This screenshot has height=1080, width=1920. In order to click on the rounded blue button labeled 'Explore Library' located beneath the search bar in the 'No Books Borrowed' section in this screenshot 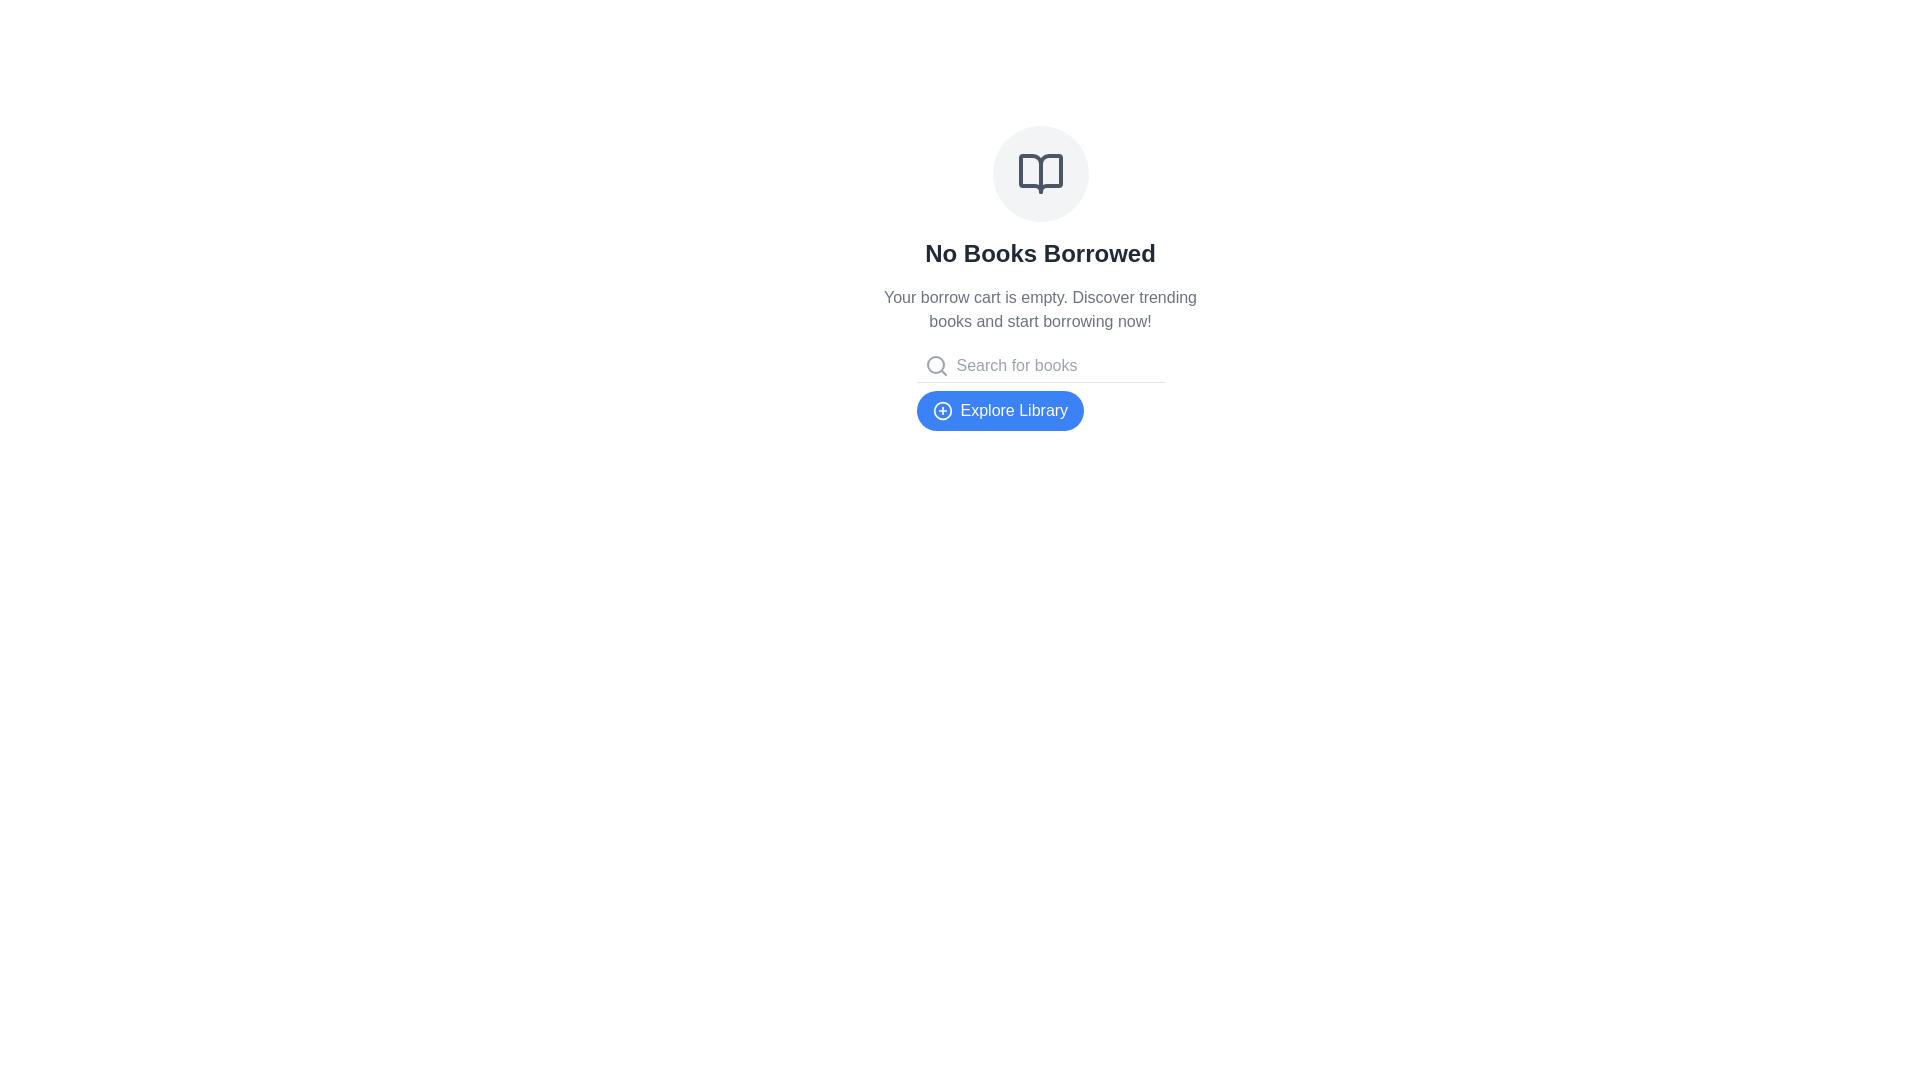, I will do `click(999, 410)`.